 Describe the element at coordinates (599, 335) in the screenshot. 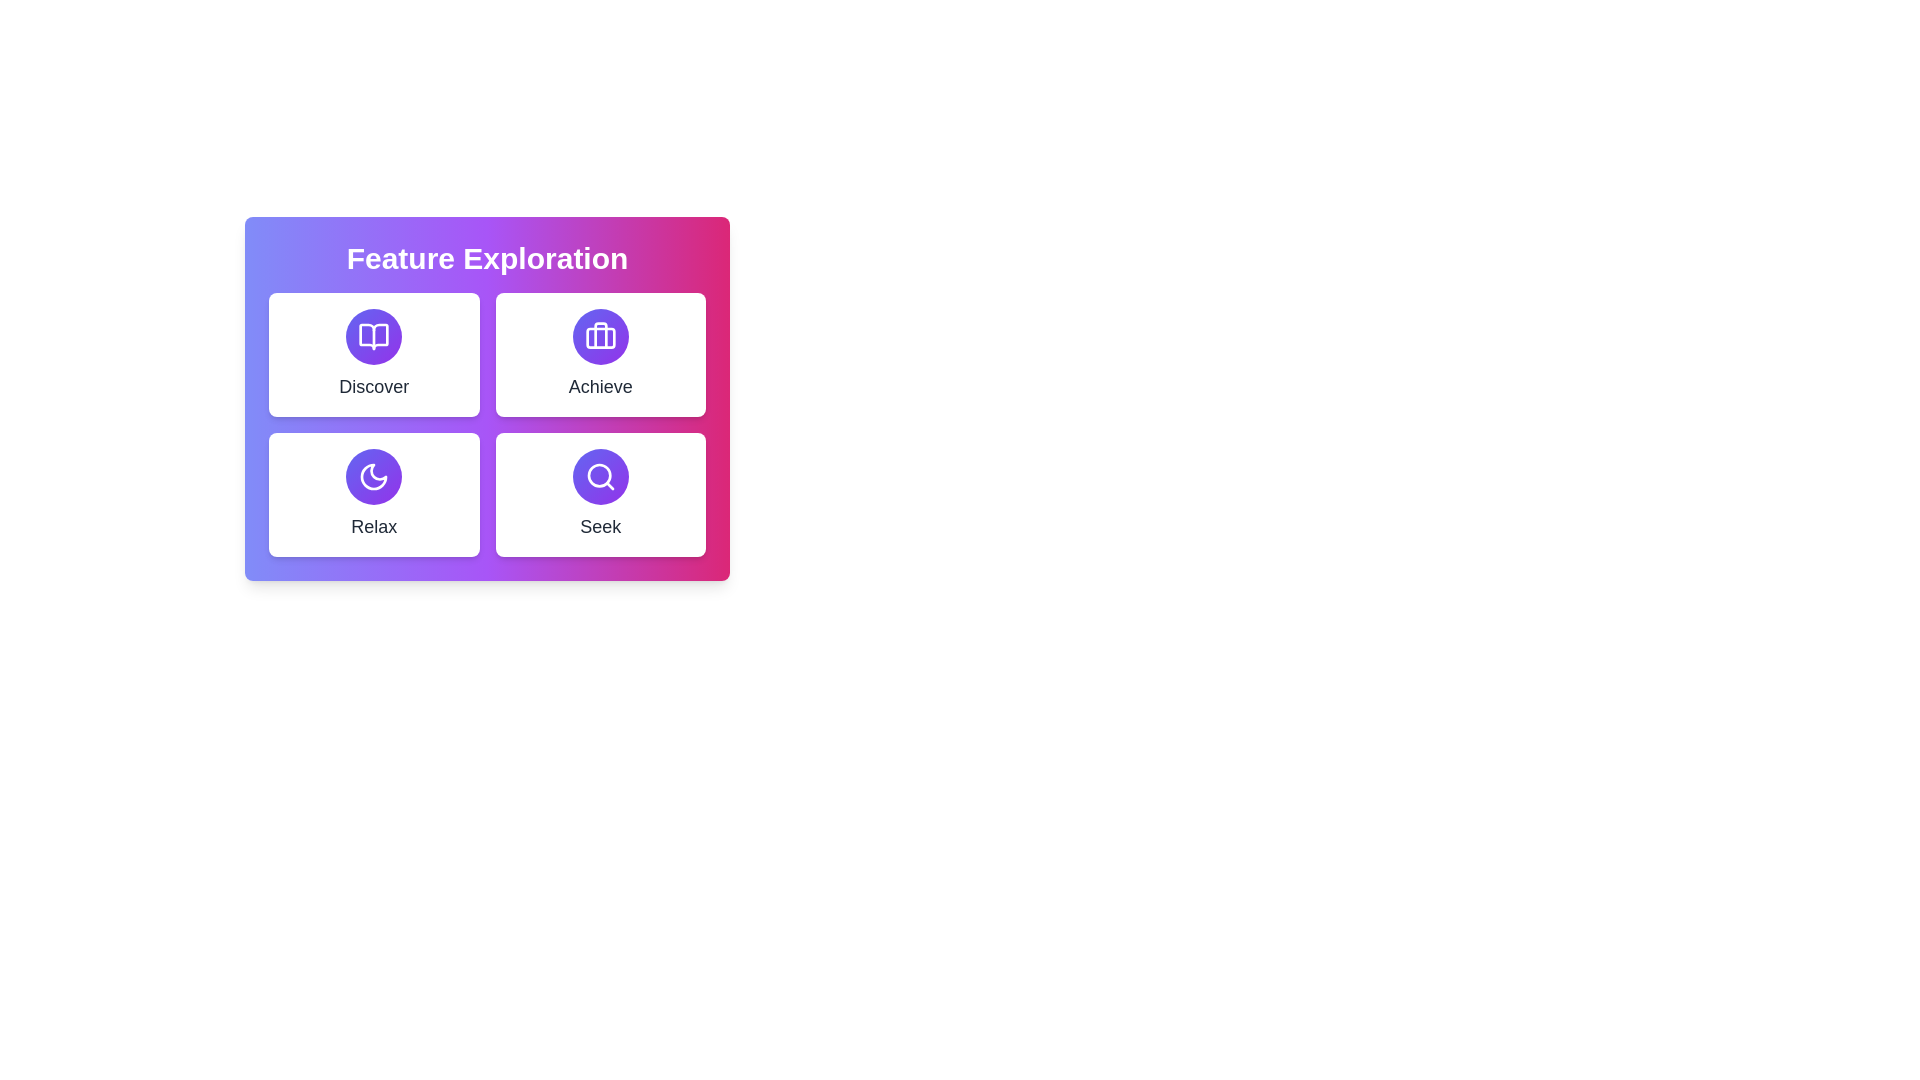

I see `the briefcase icon with a purple-to-indigo gradient background, located above the 'Achieve' label in the top-right of the 2x2 grid layout beneath 'Feature Exploration'` at that location.